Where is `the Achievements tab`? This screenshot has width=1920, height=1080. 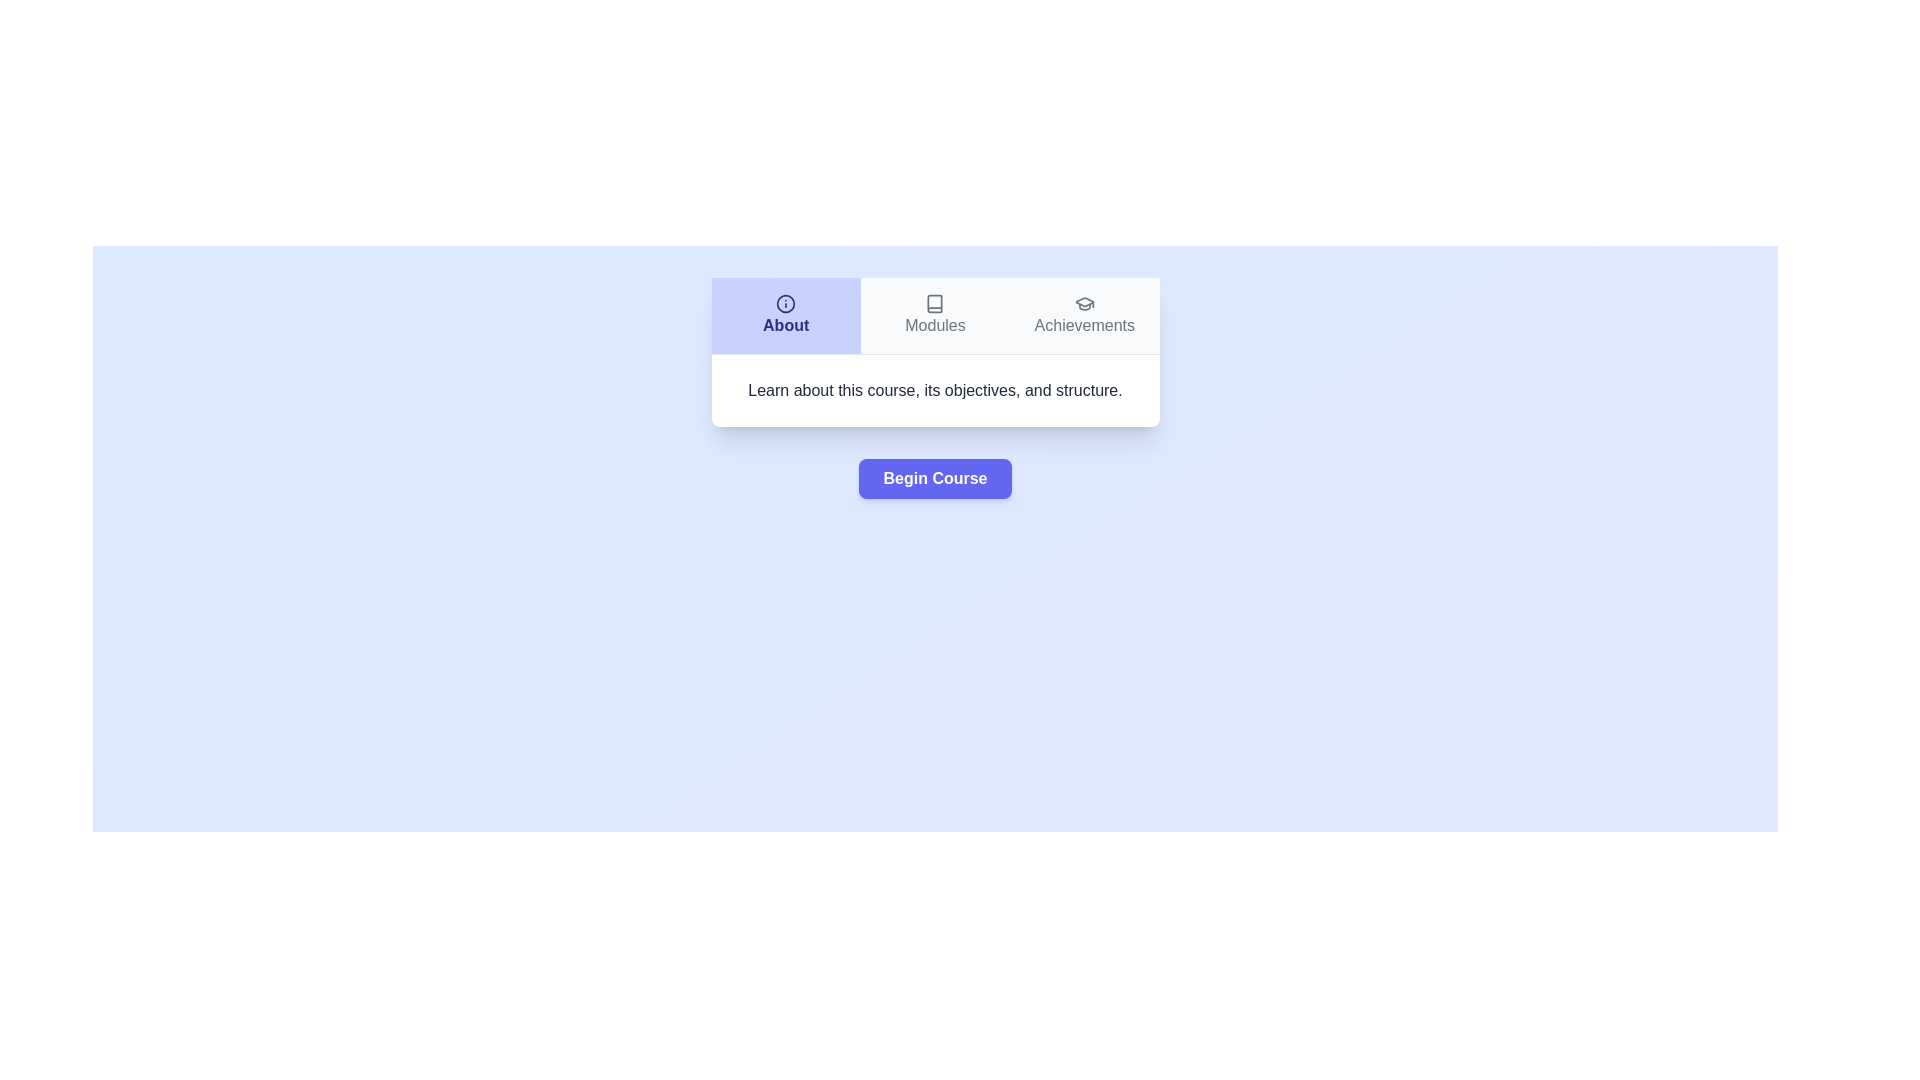 the Achievements tab is located at coordinates (1083, 315).